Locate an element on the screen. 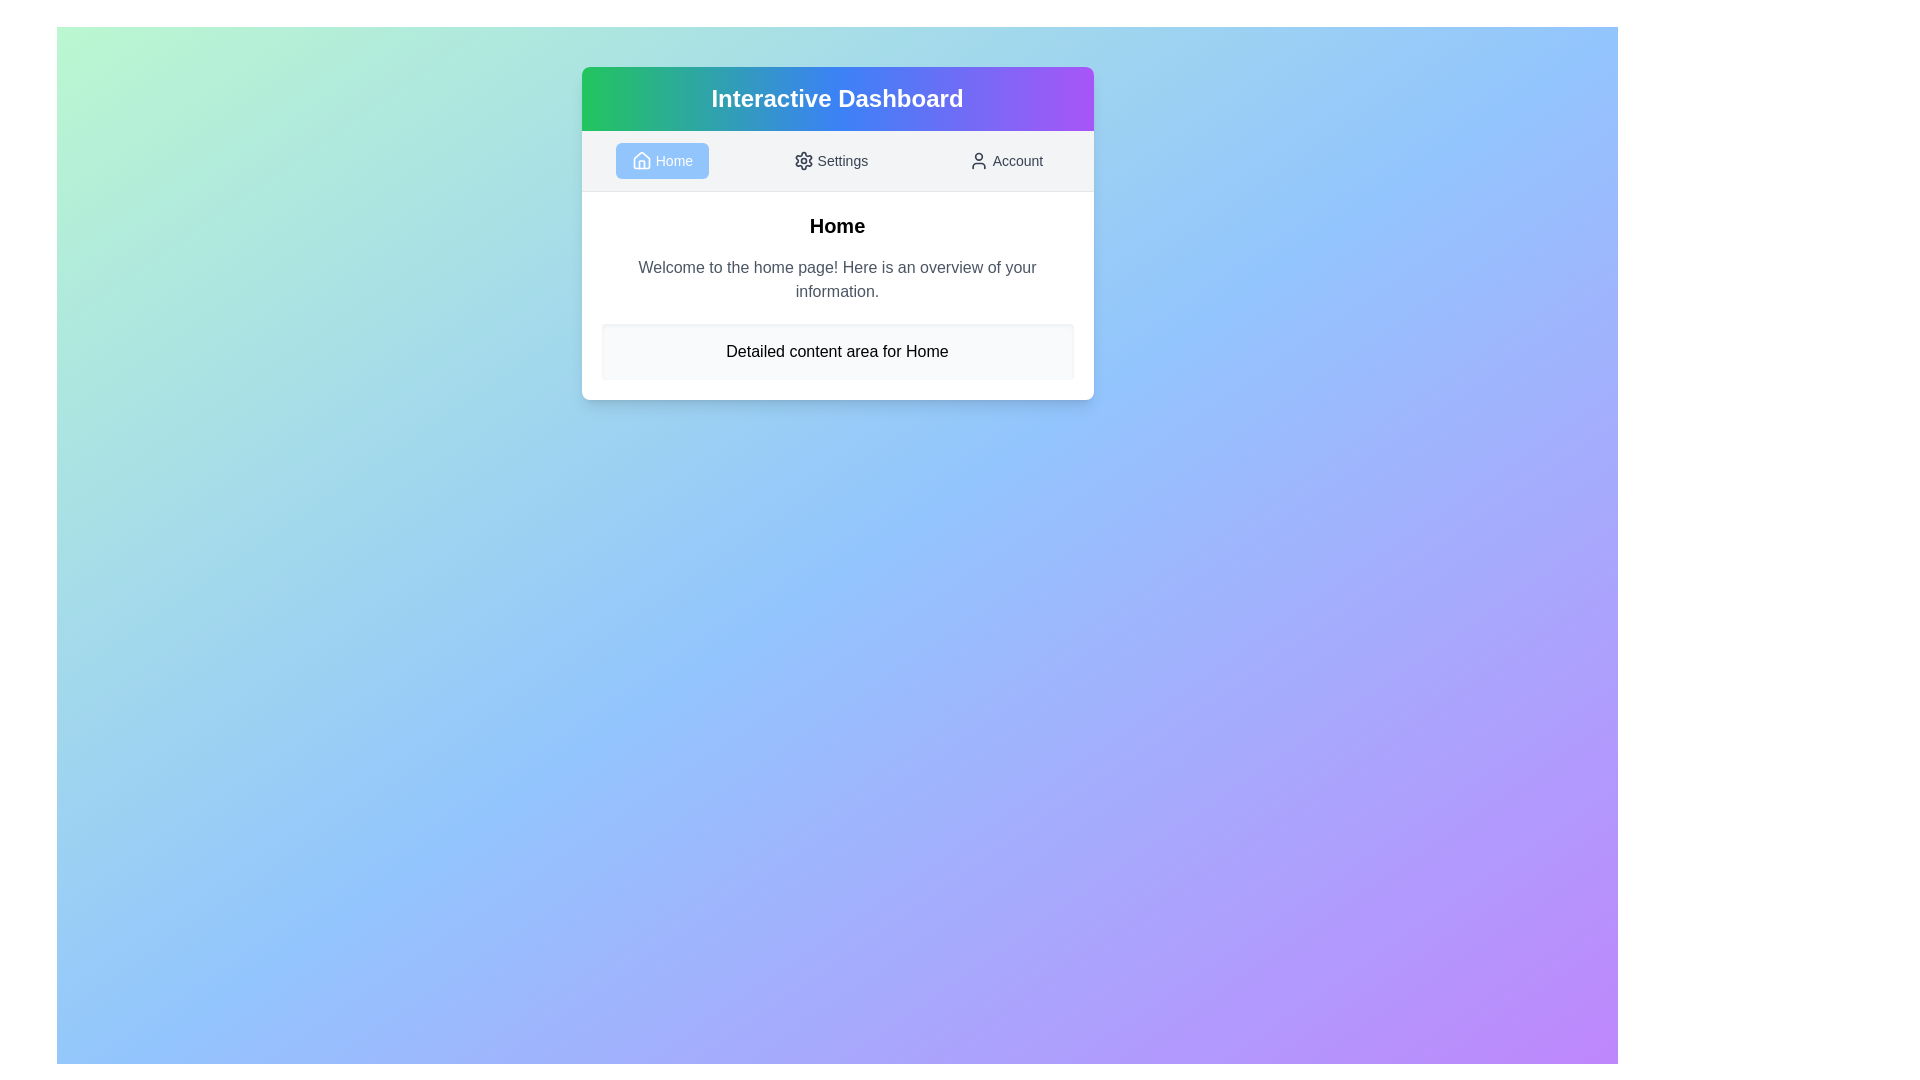  the tab labeled Account is located at coordinates (1005, 160).